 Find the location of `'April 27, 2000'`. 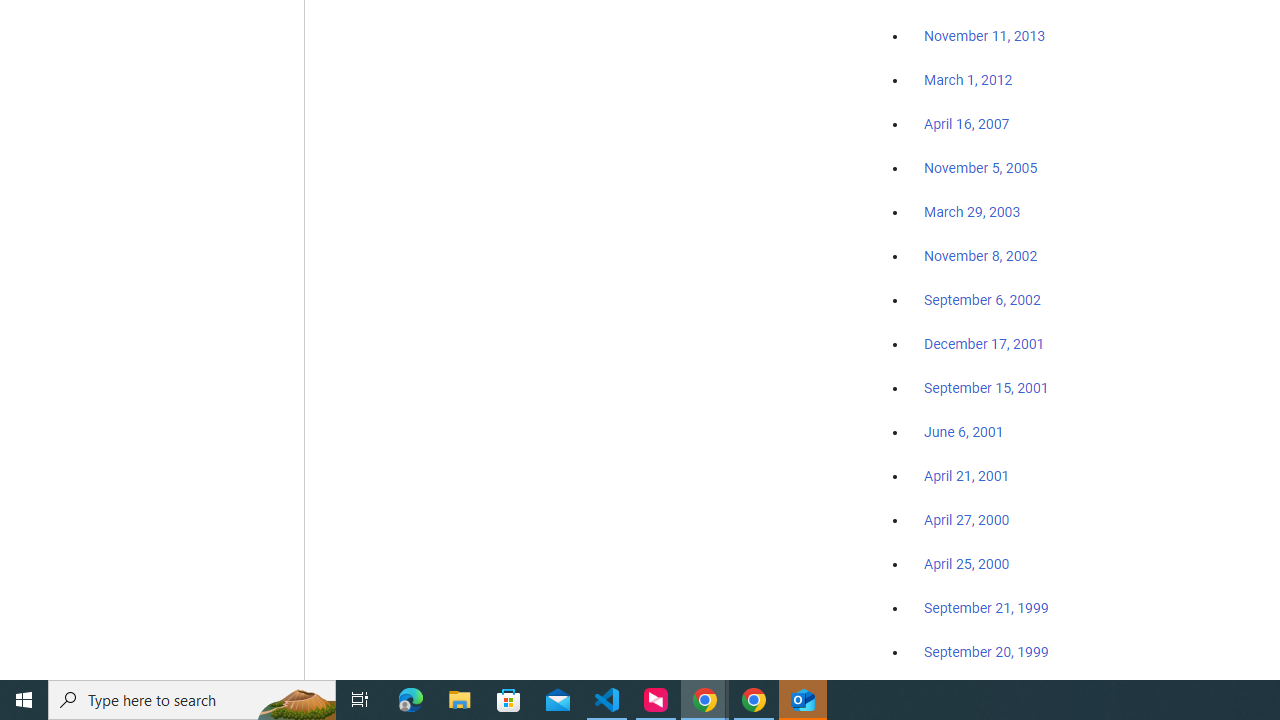

'April 27, 2000' is located at coordinates (967, 519).